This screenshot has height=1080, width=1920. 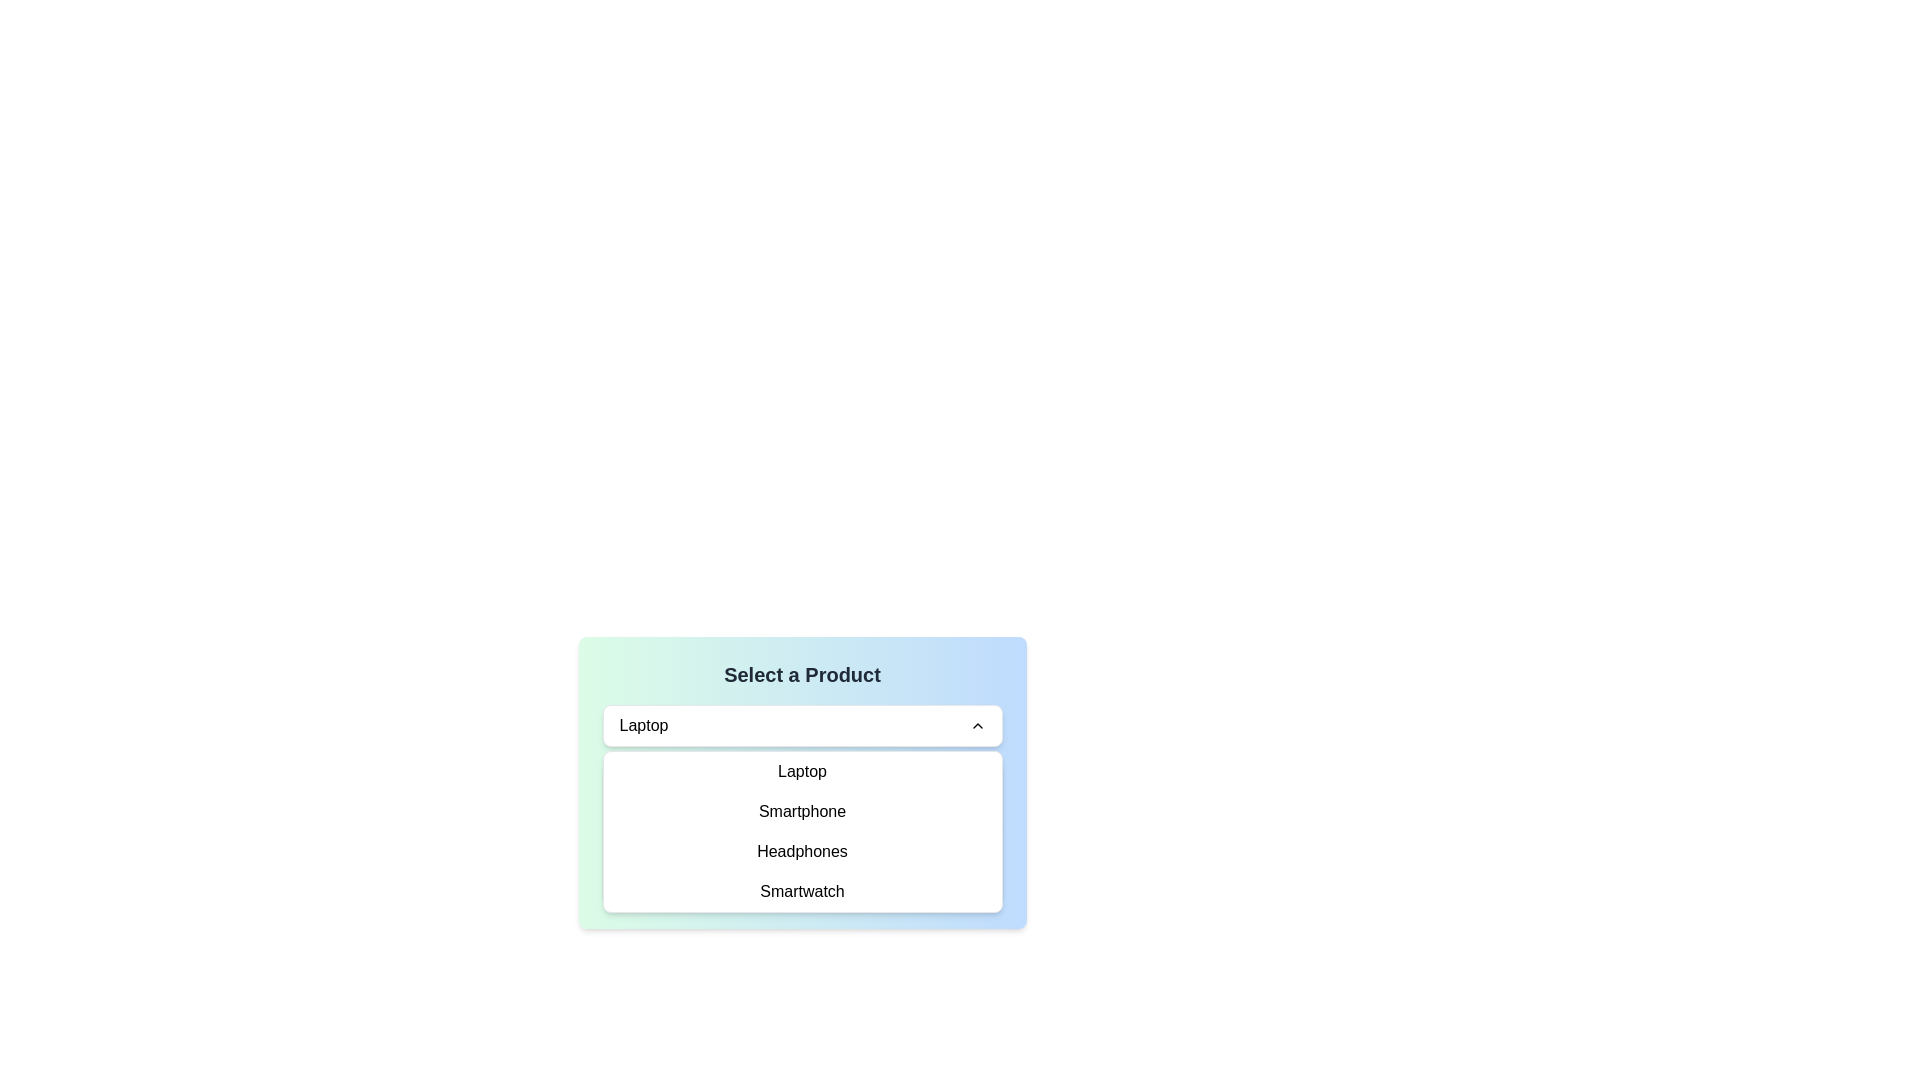 What do you see at coordinates (802, 770) in the screenshot?
I see `the first option in the dropdown menu labeled 'Laptop'` at bounding box center [802, 770].